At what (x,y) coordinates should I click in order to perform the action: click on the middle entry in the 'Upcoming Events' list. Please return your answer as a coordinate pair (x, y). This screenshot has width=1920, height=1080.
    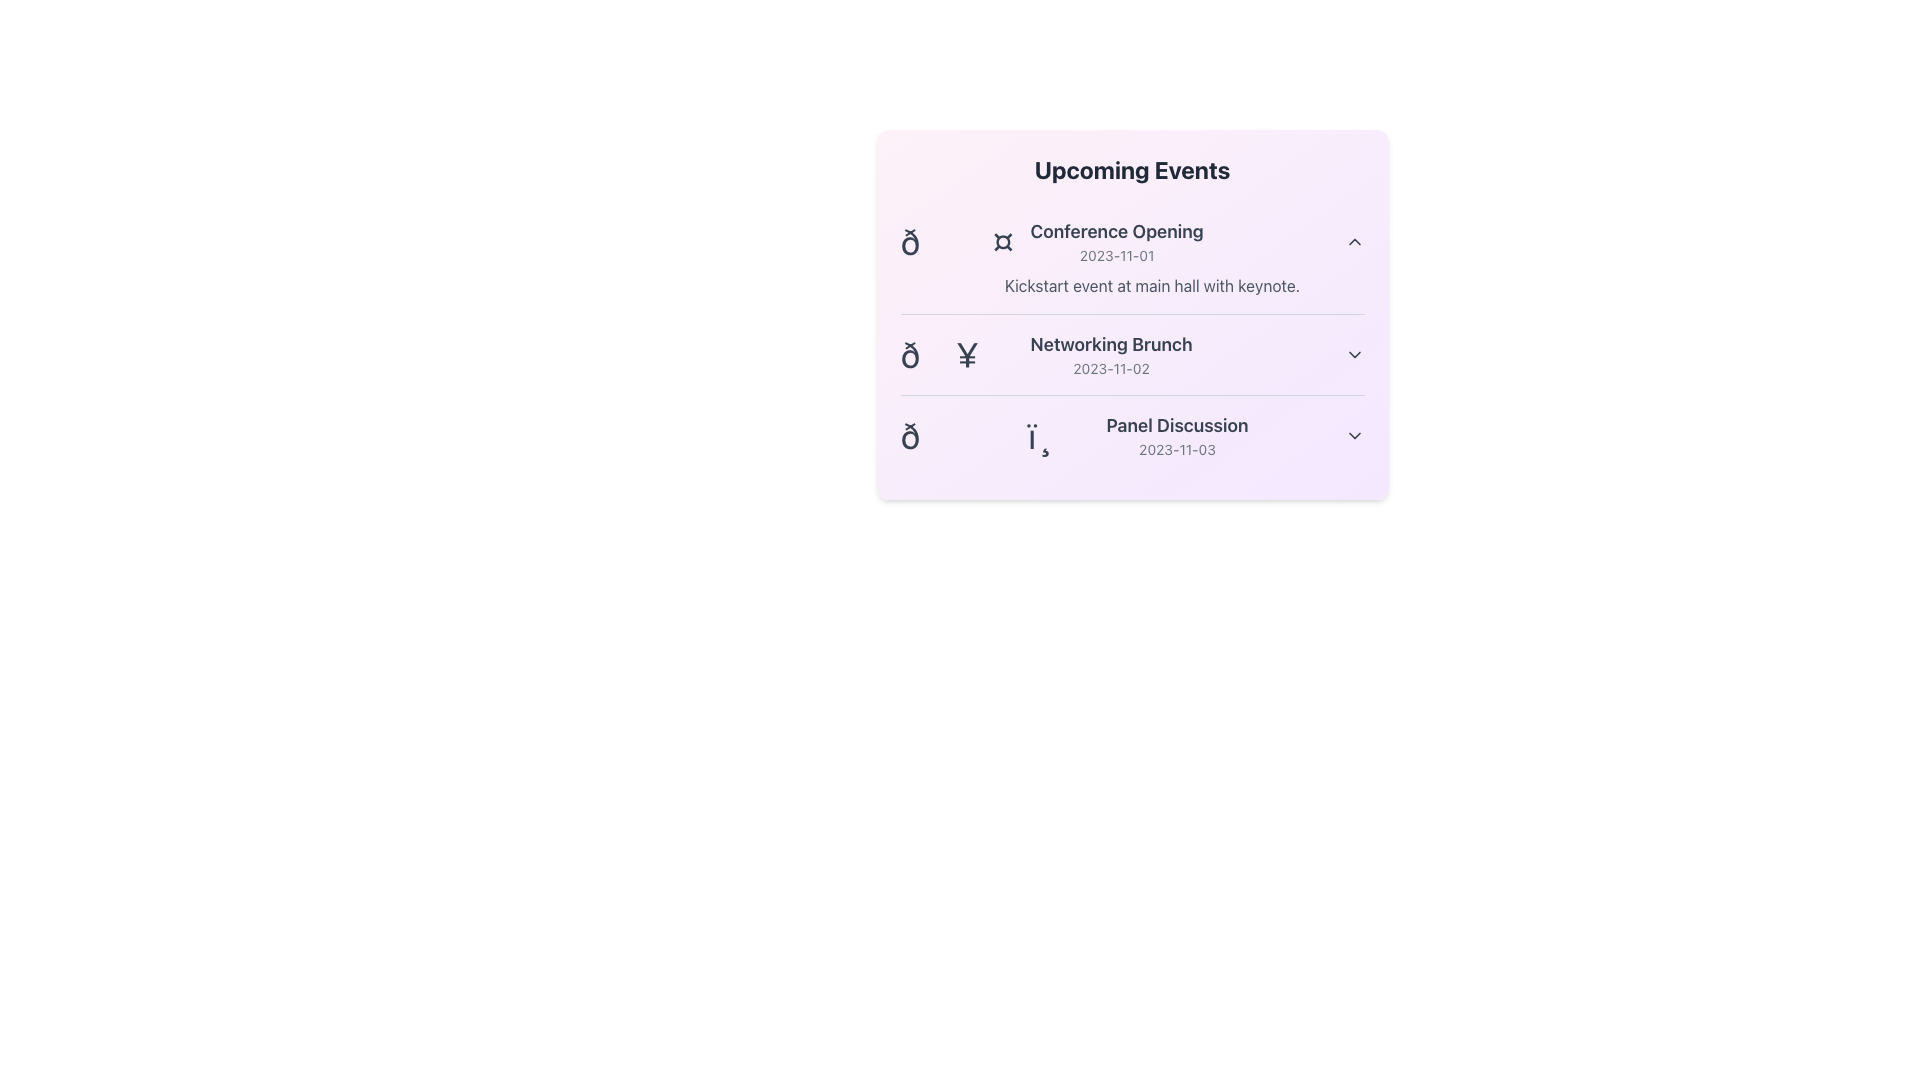
    Looking at the image, I should click on (1132, 353).